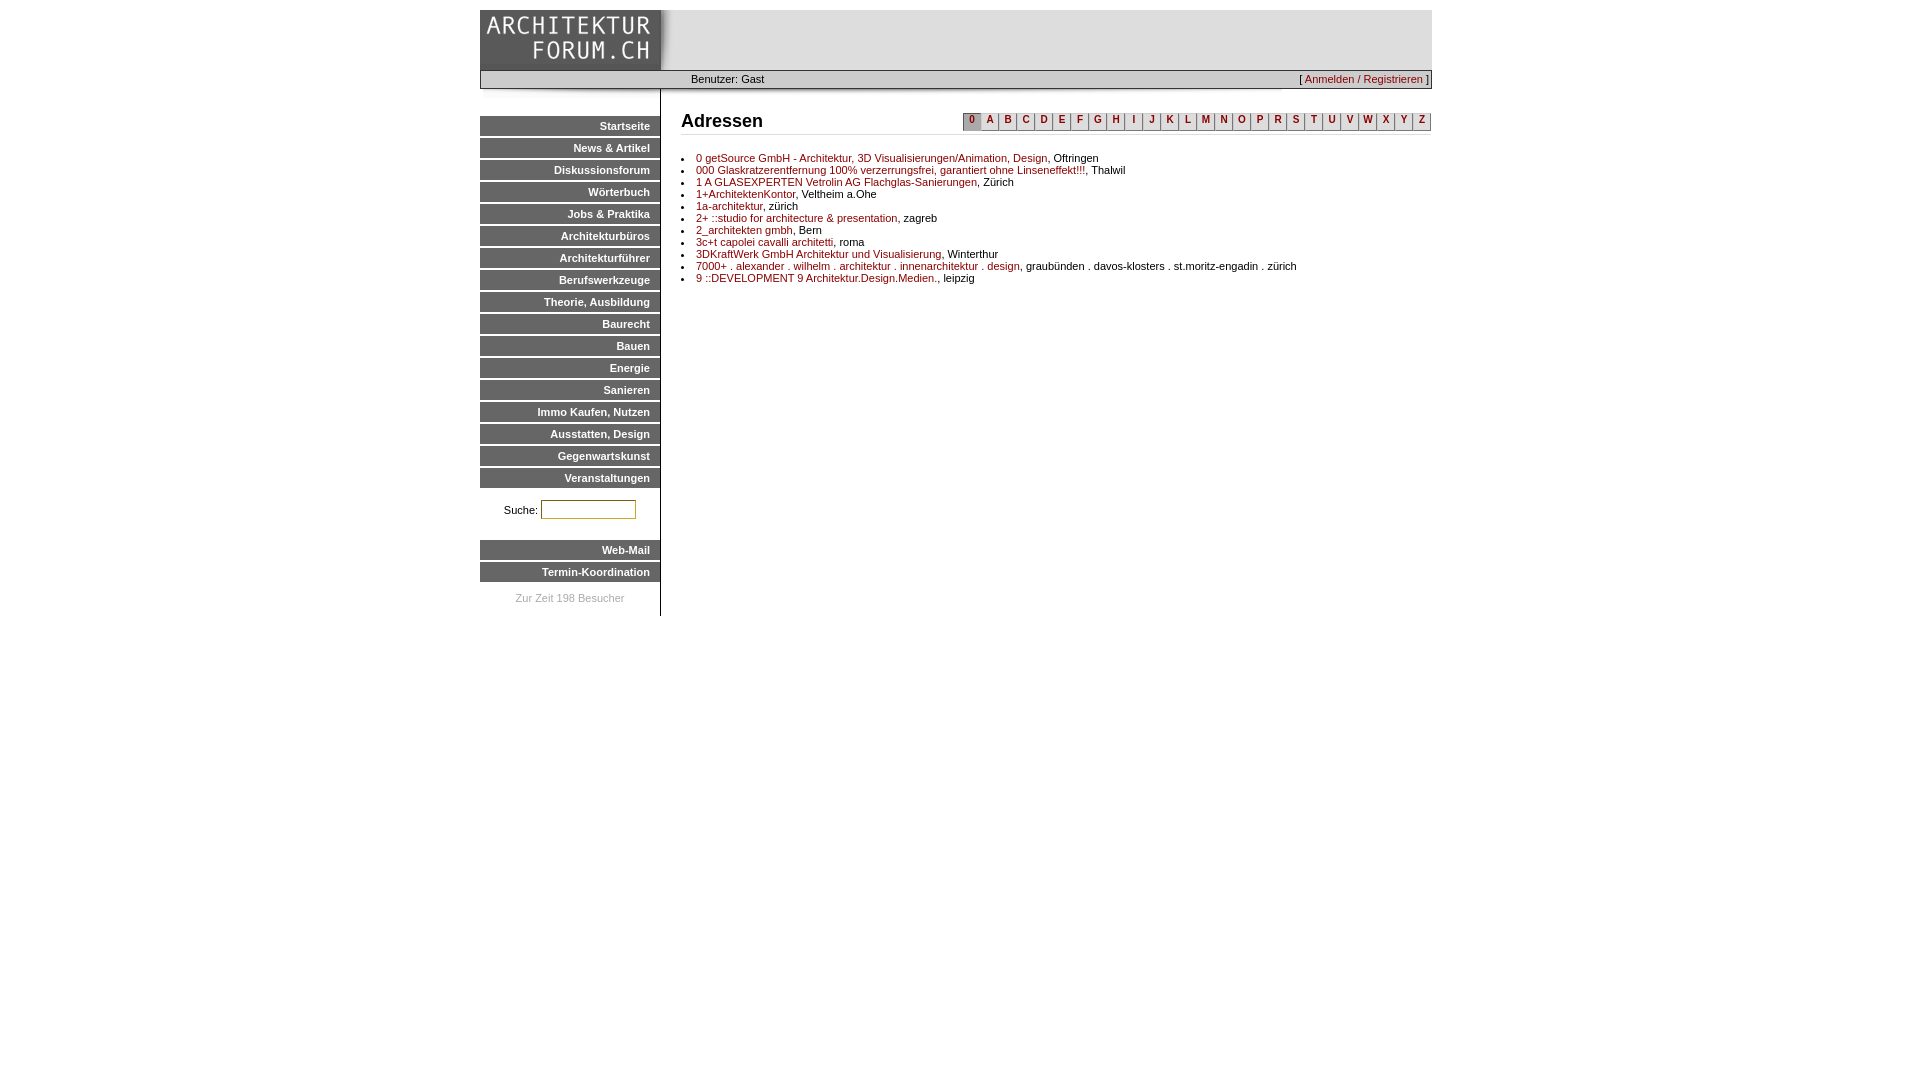 The width and height of the screenshot is (1920, 1080). I want to click on 'Veranstaltungen', so click(480, 478).